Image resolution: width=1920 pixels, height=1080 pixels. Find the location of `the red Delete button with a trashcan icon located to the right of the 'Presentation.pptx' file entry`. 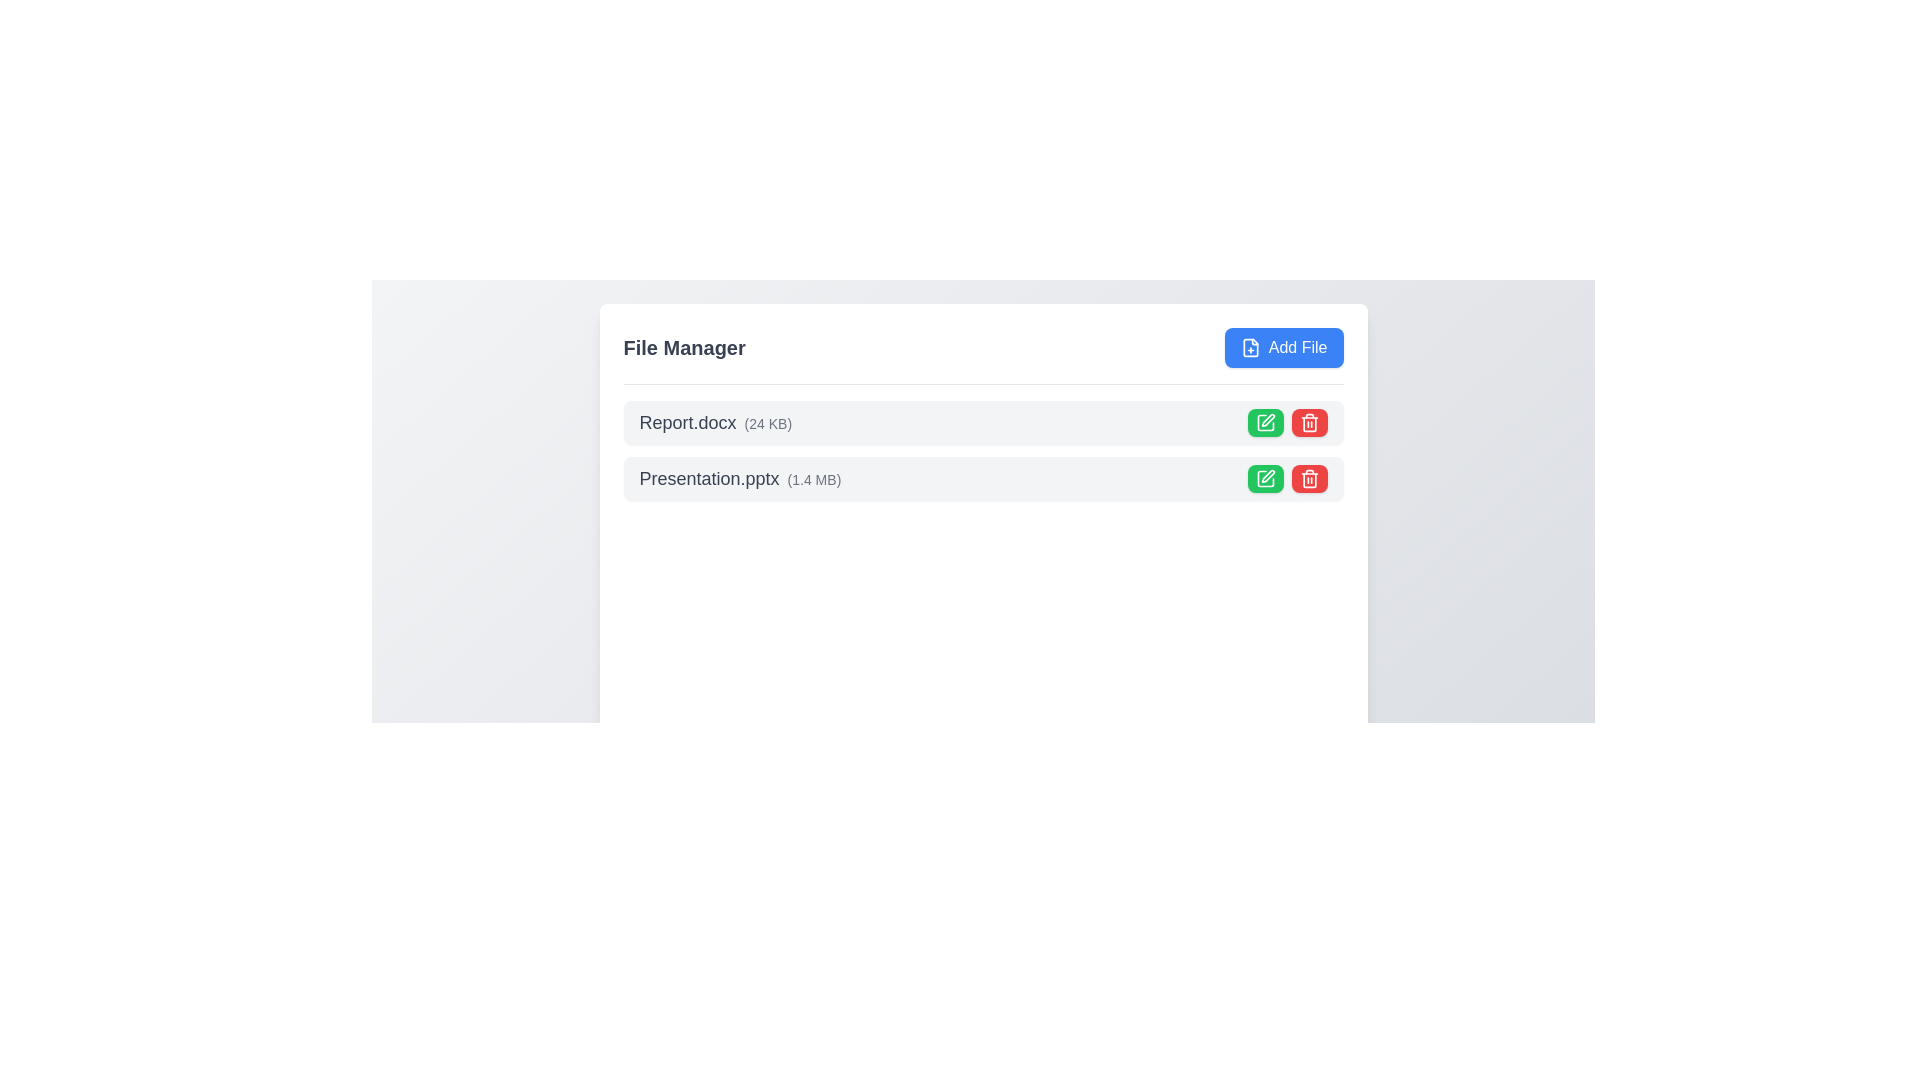

the red Delete button with a trashcan icon located to the right of the 'Presentation.pptx' file entry is located at coordinates (1309, 478).